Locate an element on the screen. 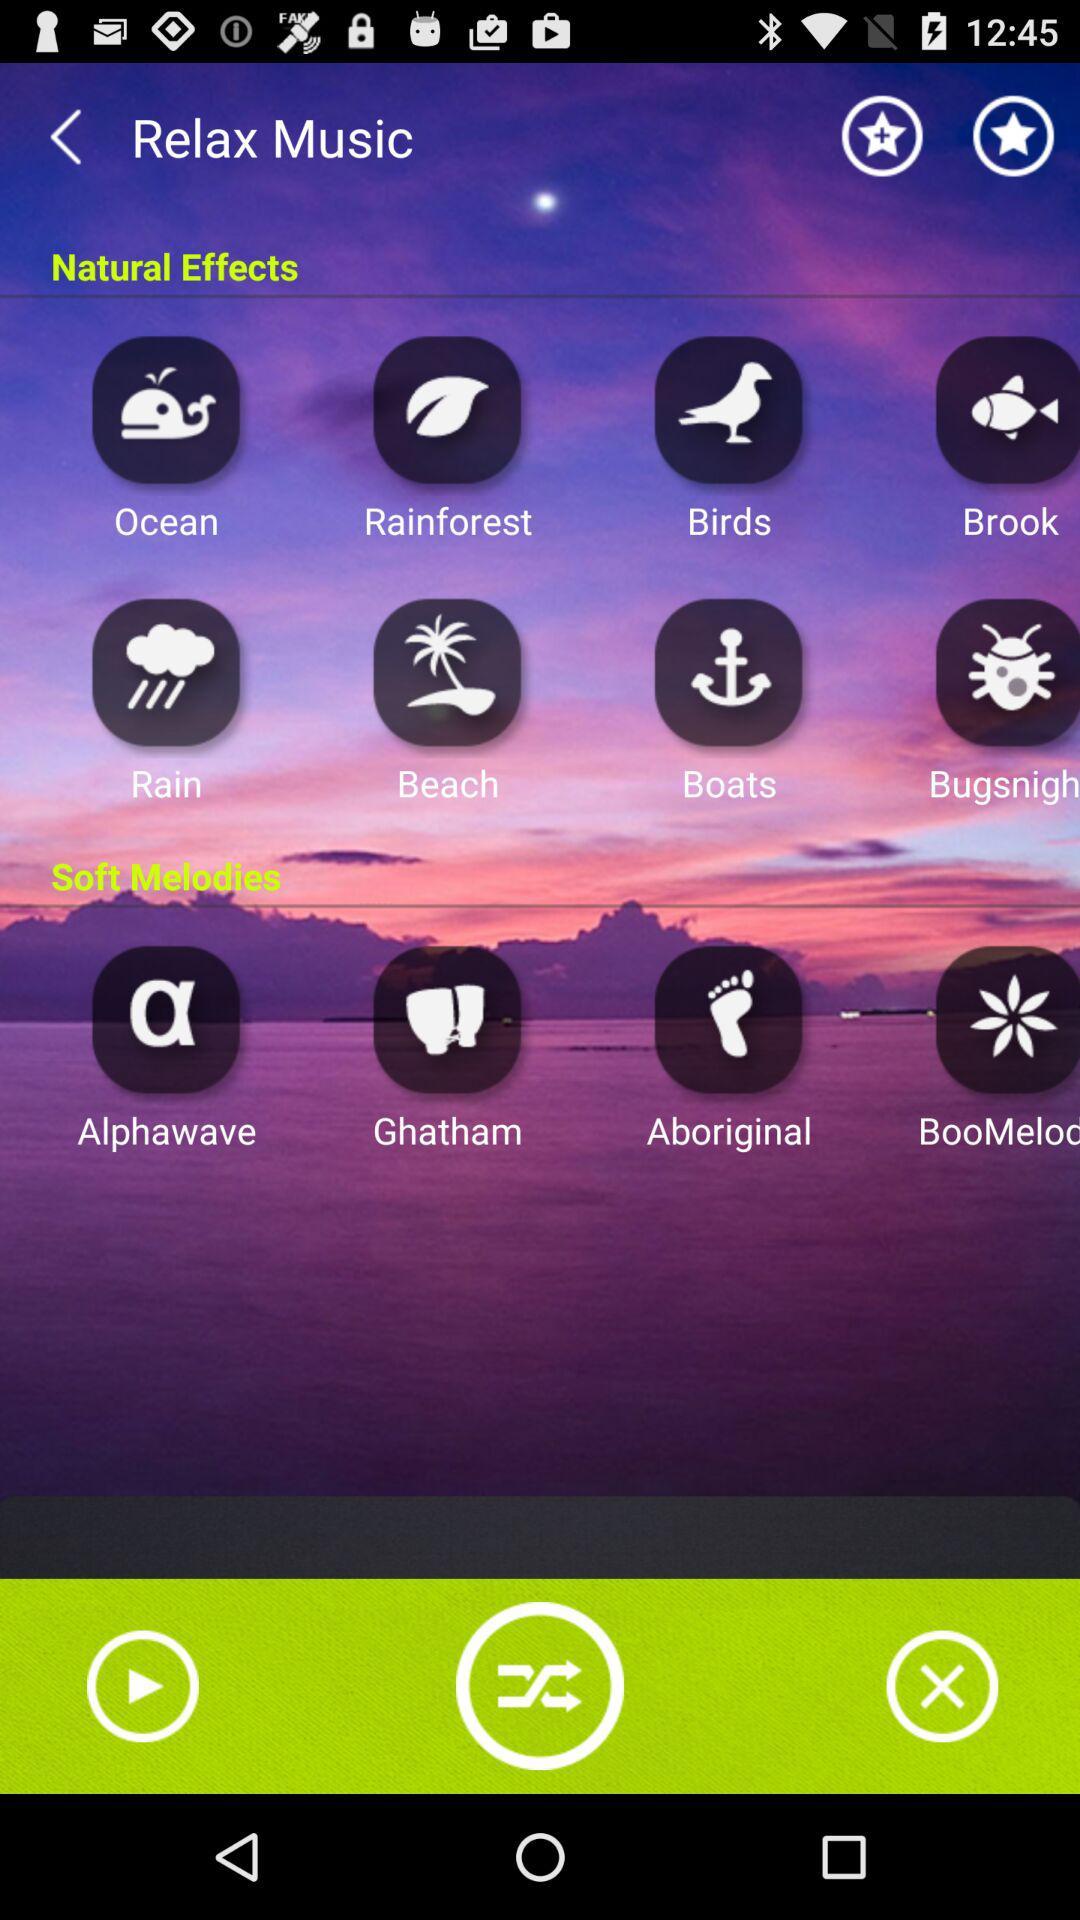 This screenshot has width=1080, height=1920. the effect is located at coordinates (165, 408).